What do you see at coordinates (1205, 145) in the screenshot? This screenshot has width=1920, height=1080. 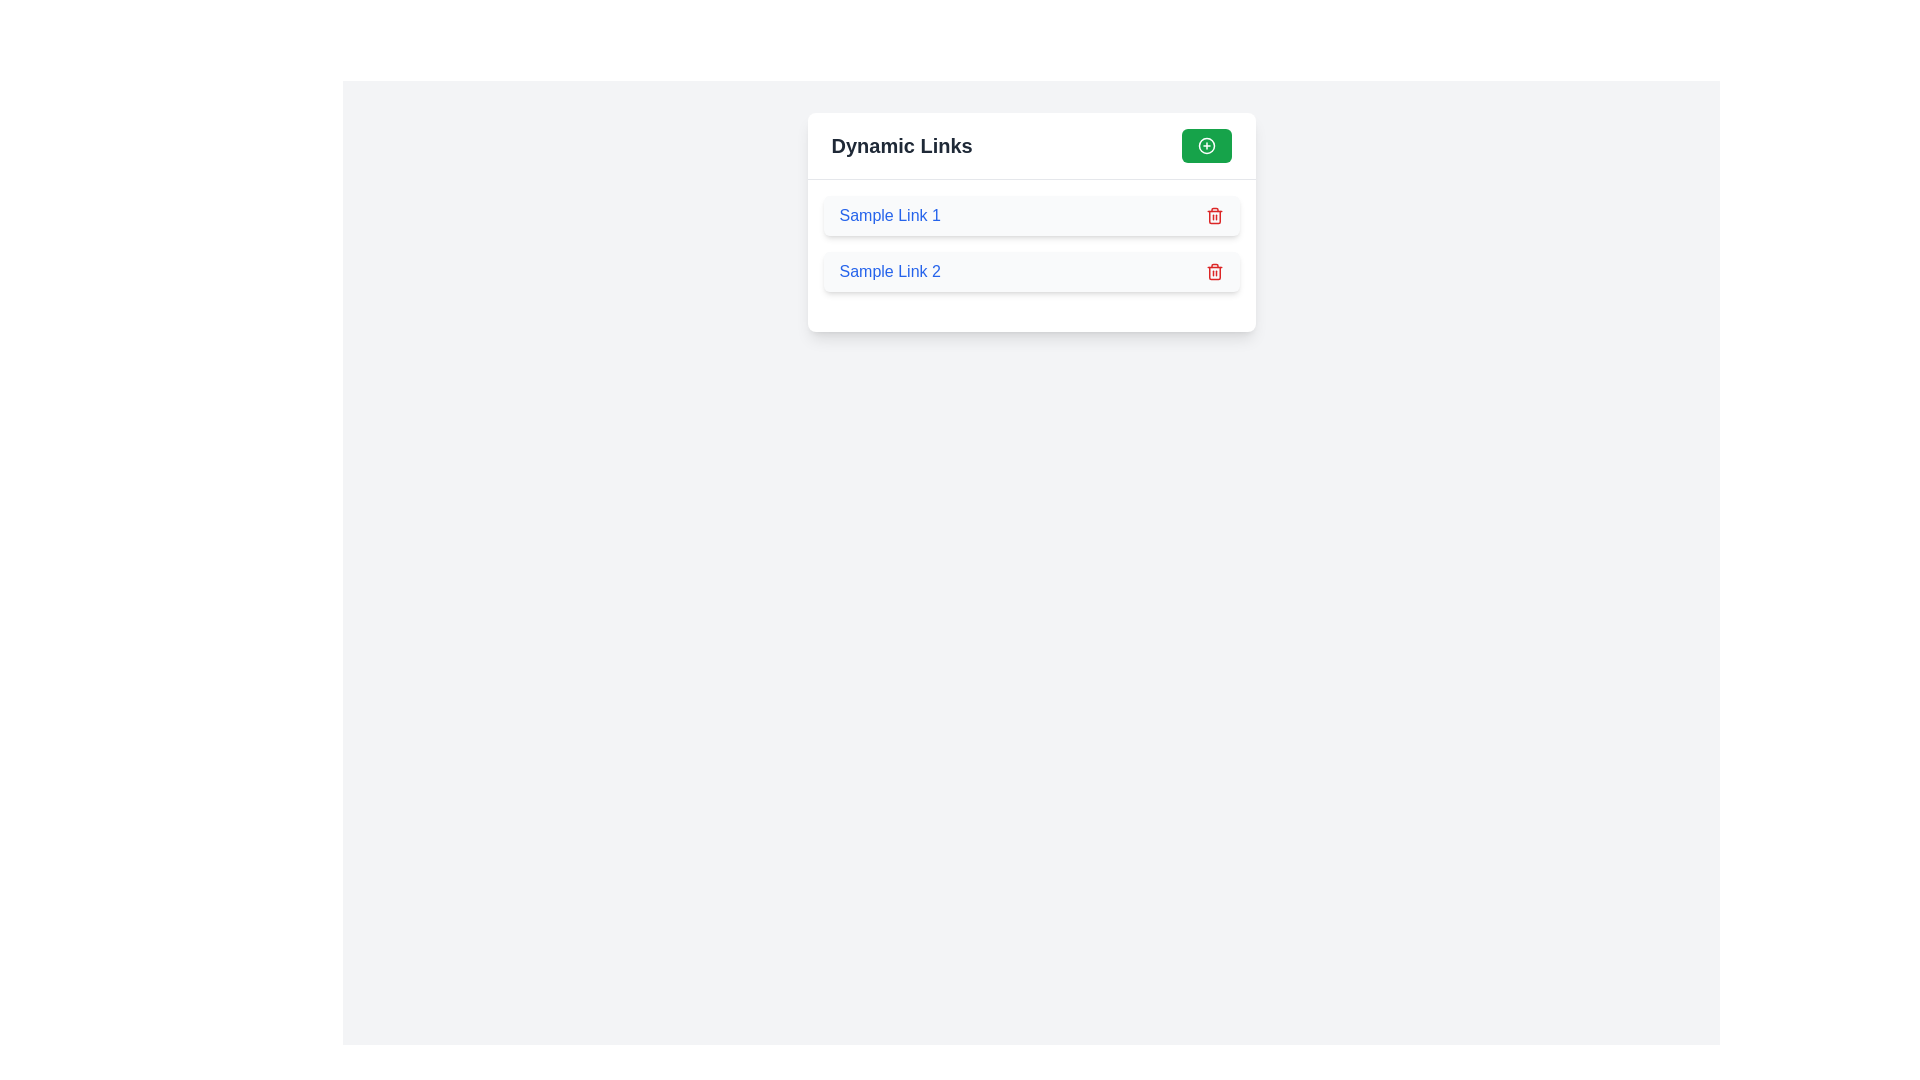 I see `the icon or button used to add a new item to the 'Dynamic Links' list, which is centered within a green rectangle near the top-right corner of the panel` at bounding box center [1205, 145].